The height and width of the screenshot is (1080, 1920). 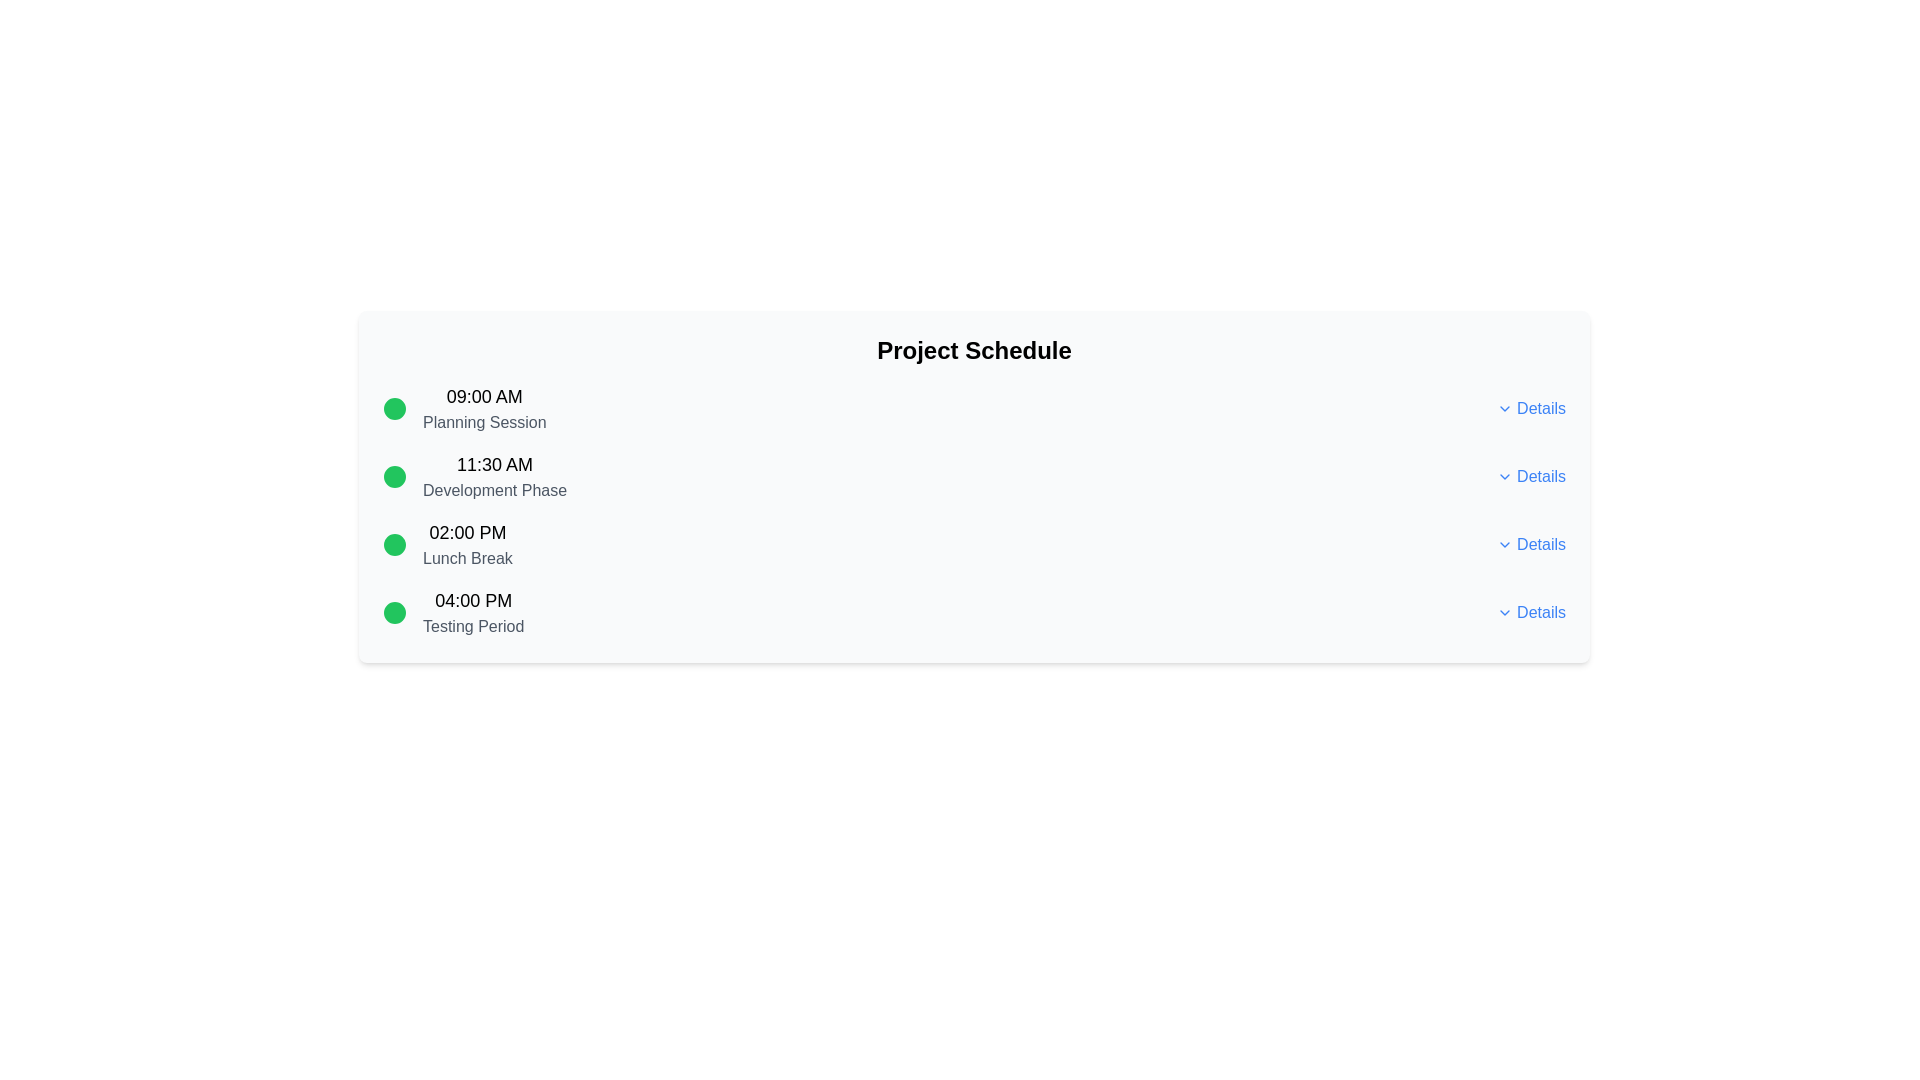 I want to click on the status icon located to the left of the text '04:00 PM Testing Period' in the schedule list to indicate its visual function, so click(x=394, y=612).